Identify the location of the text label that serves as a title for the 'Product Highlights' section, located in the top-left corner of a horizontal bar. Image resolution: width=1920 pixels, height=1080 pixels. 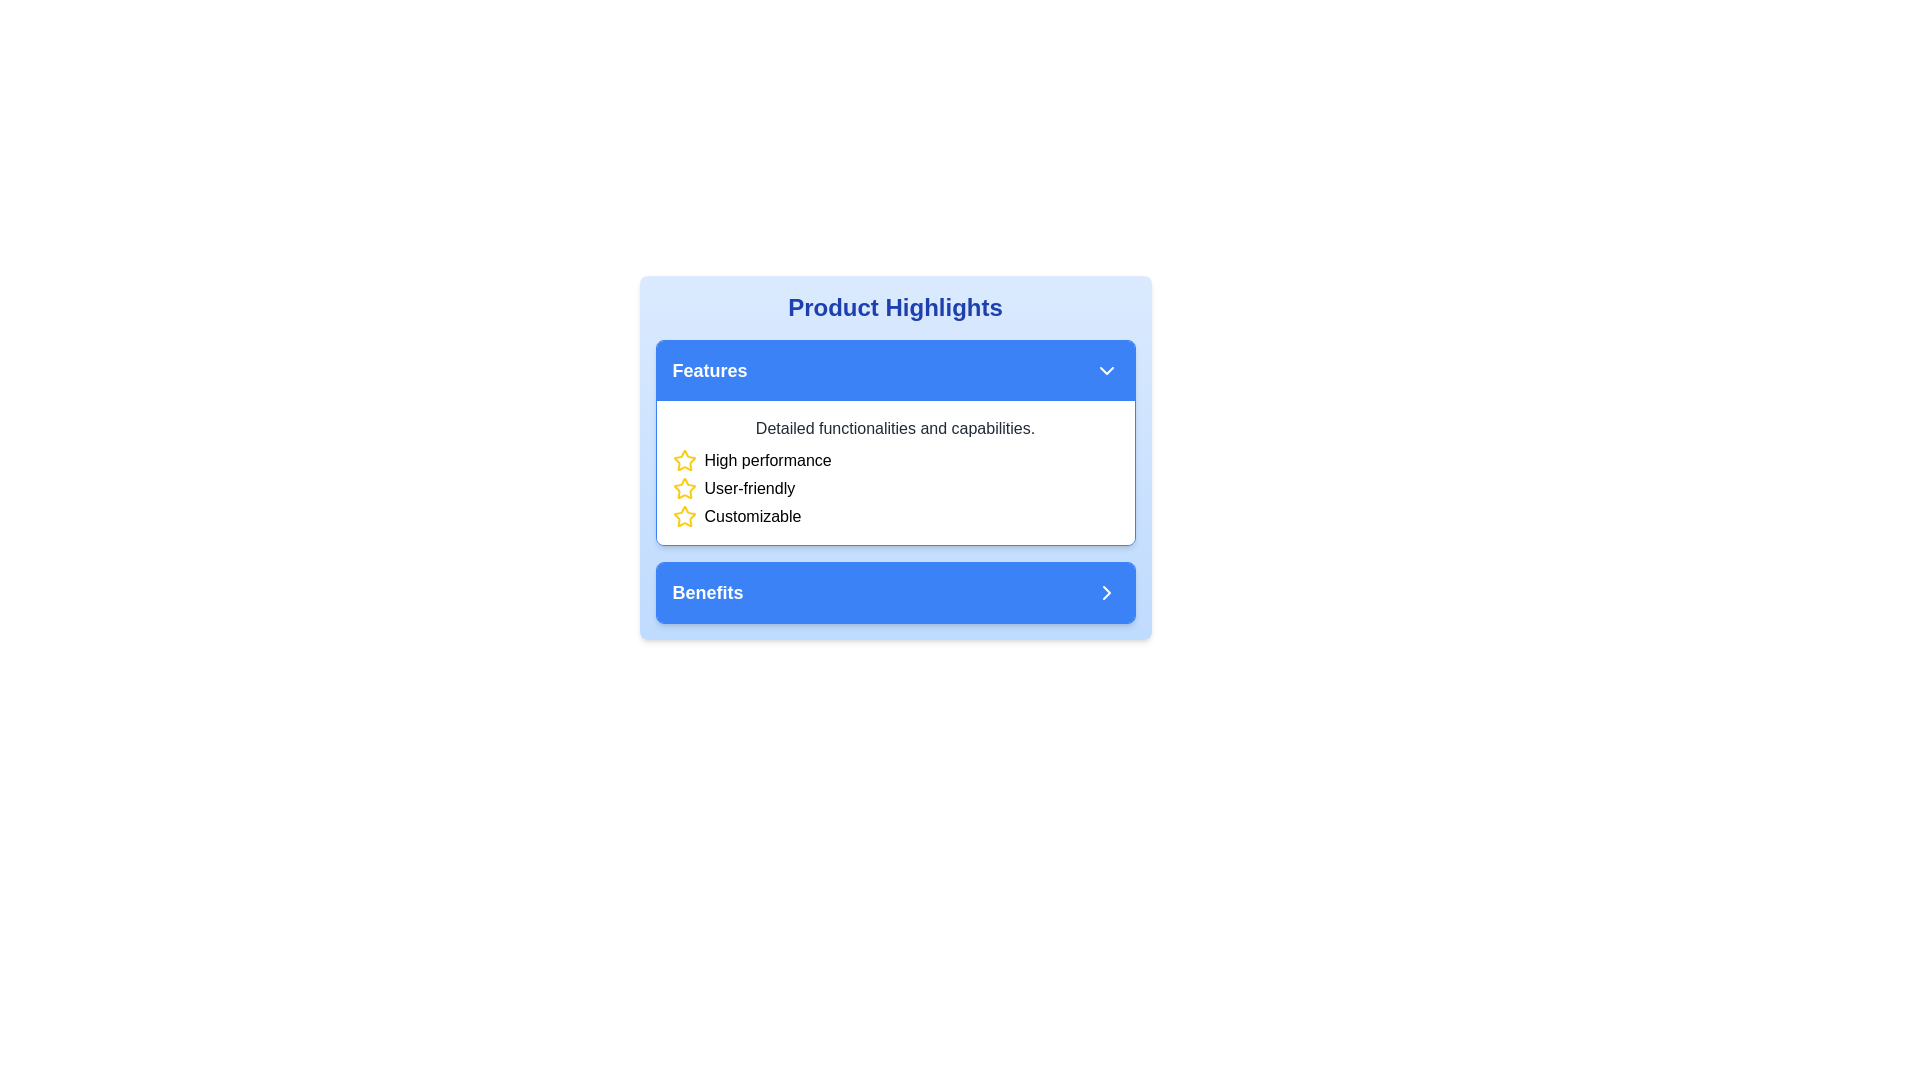
(710, 370).